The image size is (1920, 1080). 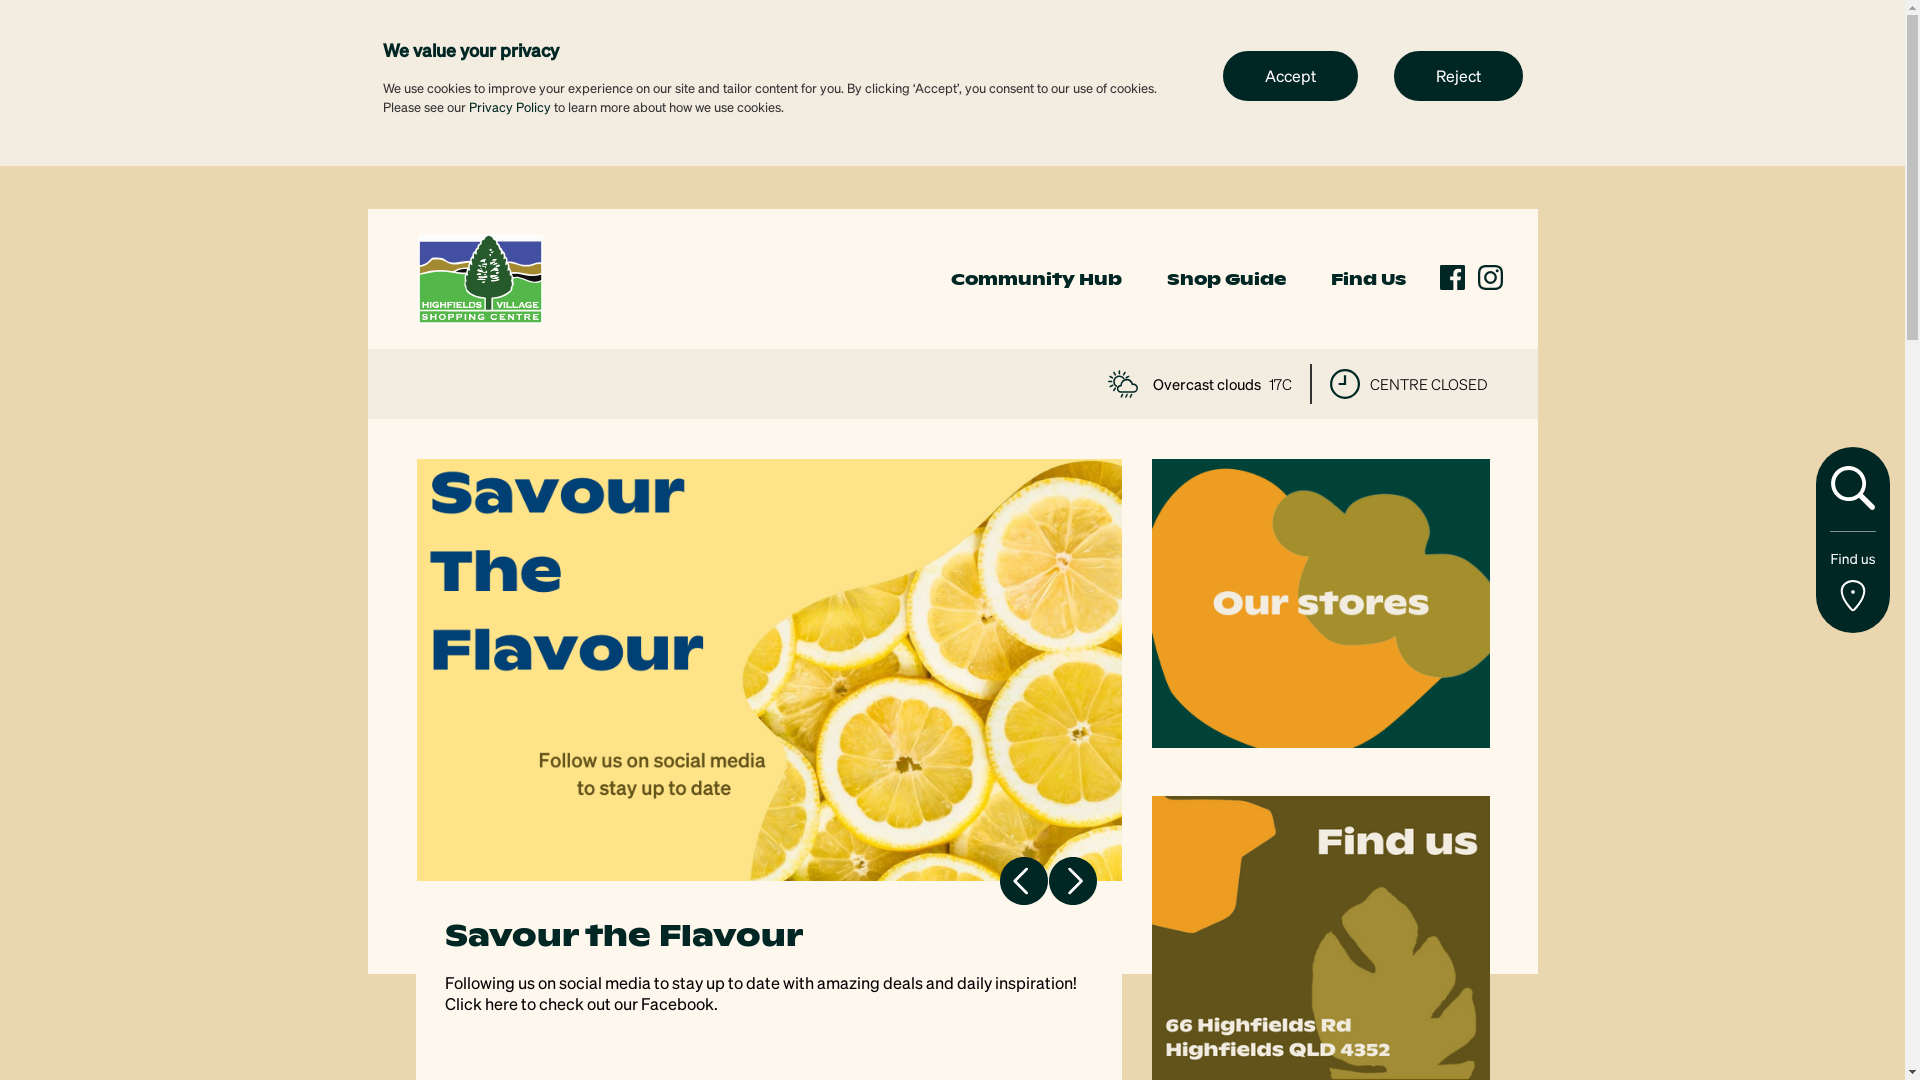 I want to click on 'Shop Guide', so click(x=1224, y=279).